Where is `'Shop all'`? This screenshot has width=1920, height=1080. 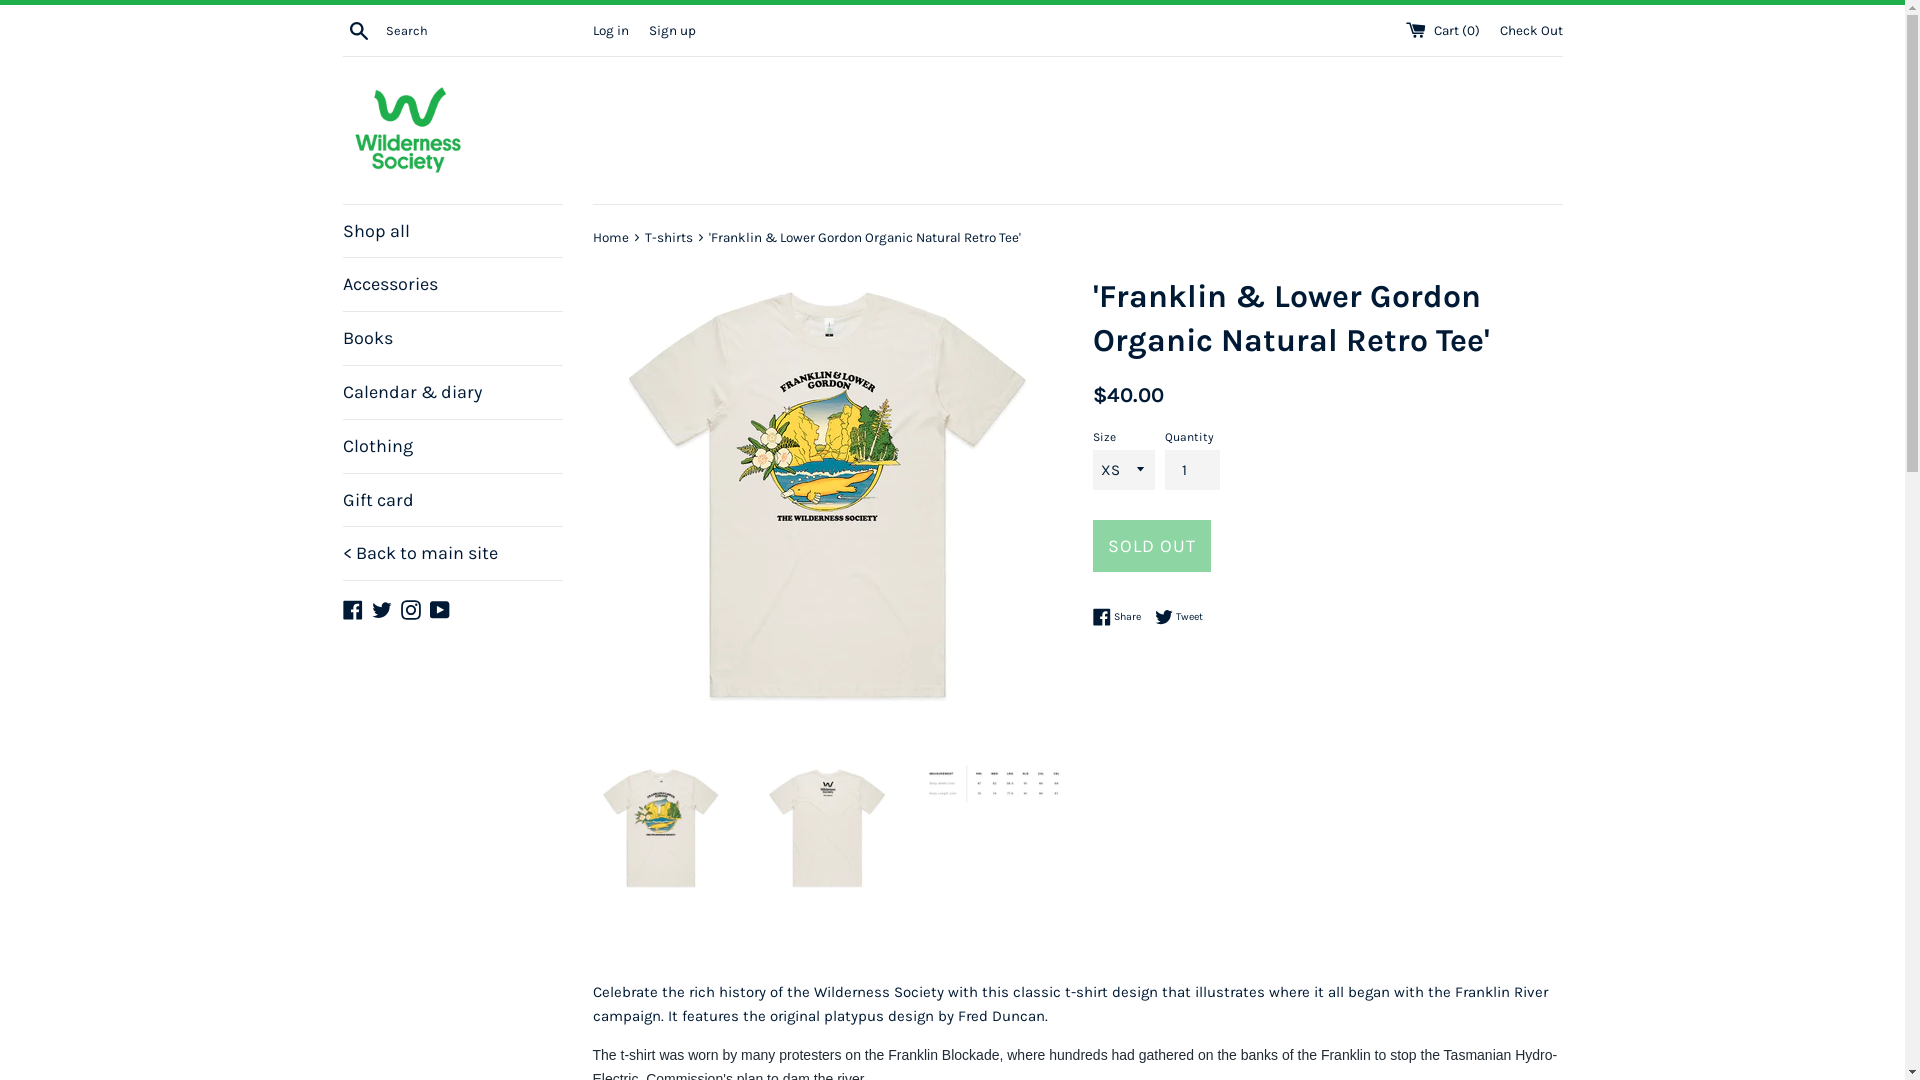
'Shop all' is located at coordinates (450, 230).